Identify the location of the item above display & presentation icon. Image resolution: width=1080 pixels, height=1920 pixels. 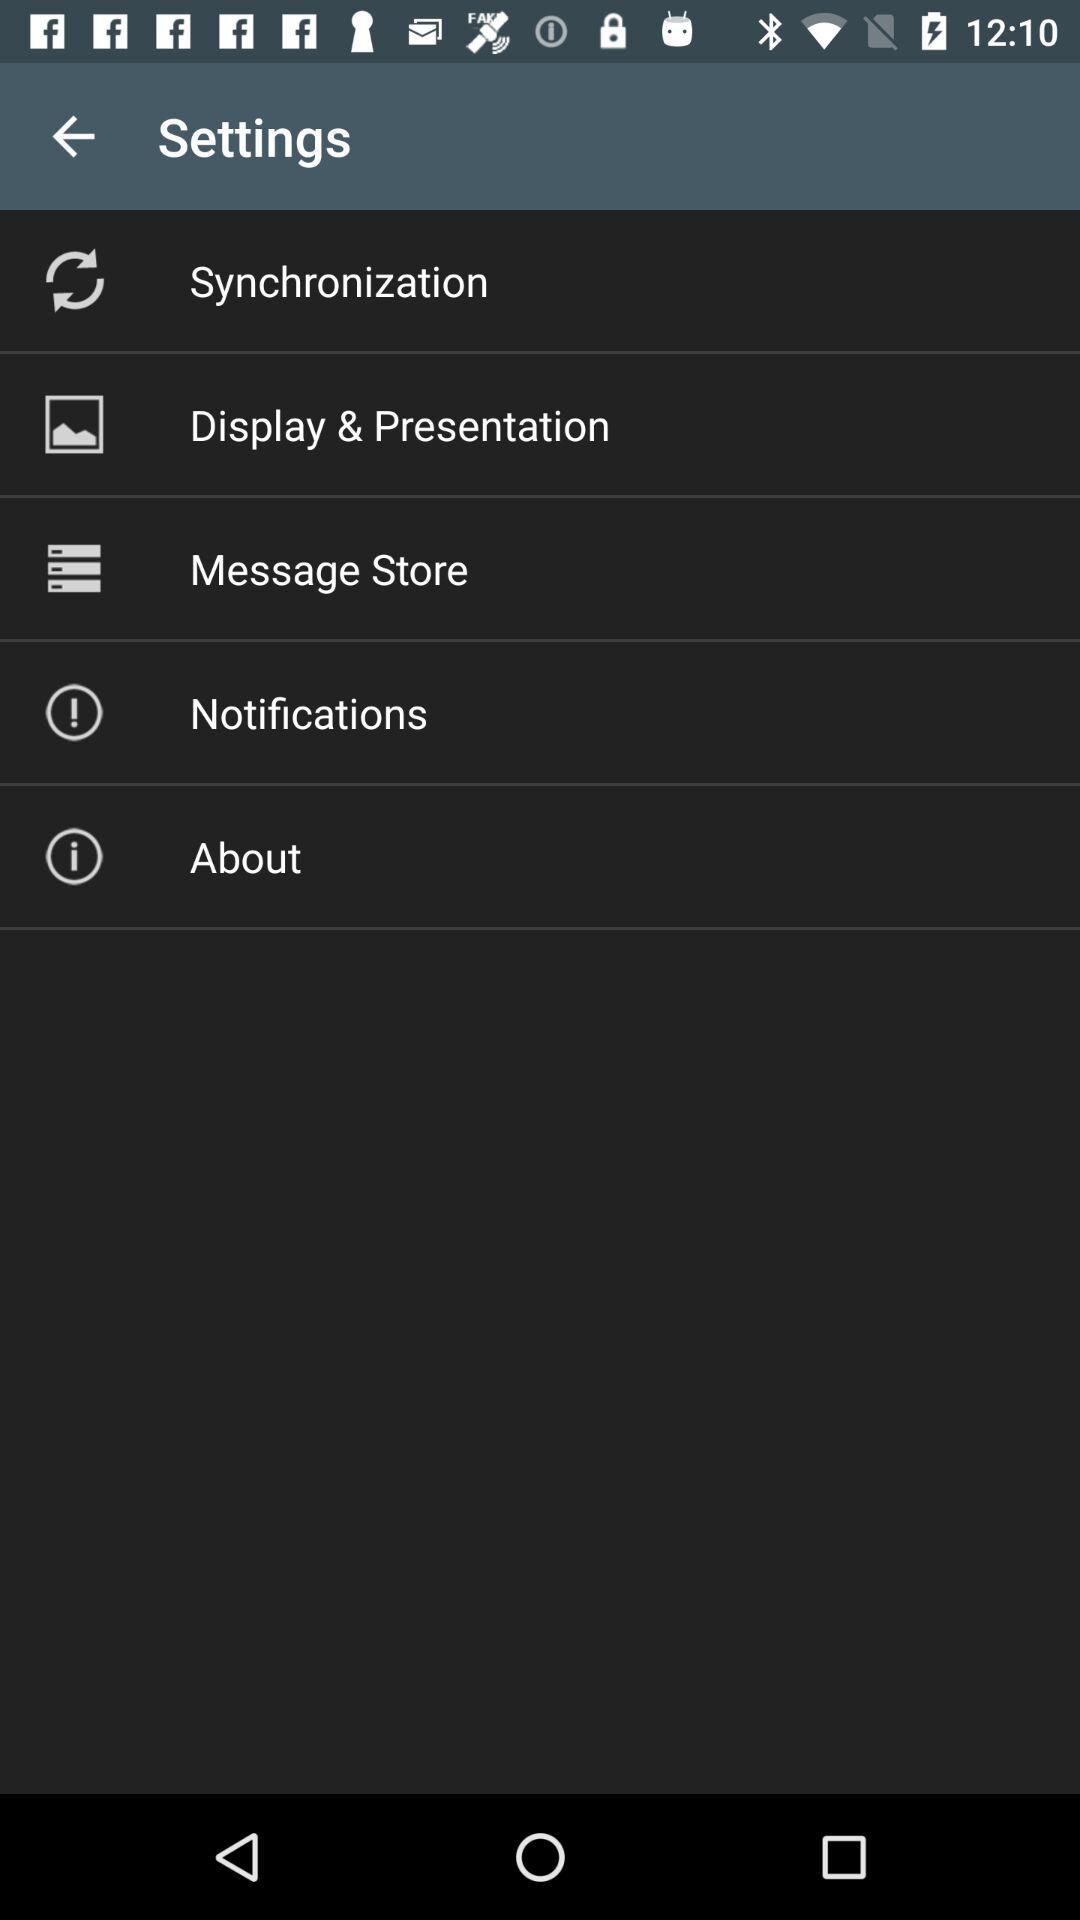
(338, 279).